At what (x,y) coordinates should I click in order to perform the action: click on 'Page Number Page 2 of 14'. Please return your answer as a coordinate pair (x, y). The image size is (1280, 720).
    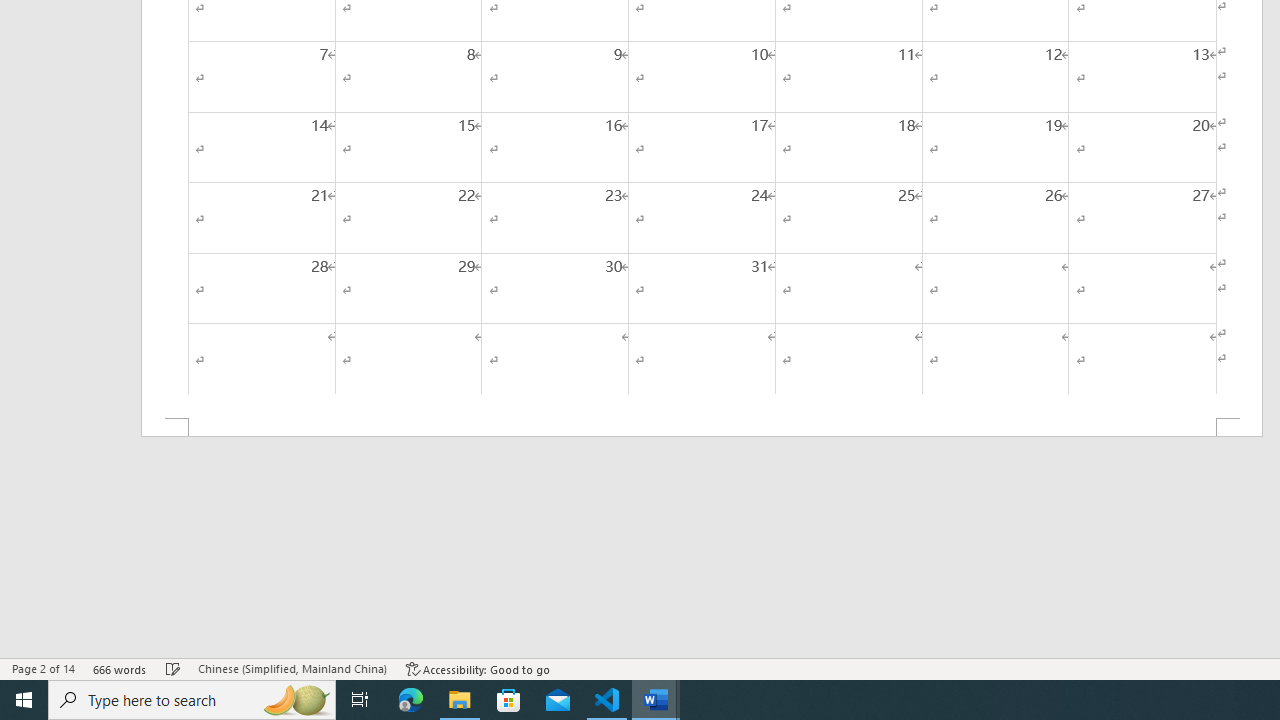
    Looking at the image, I should click on (43, 669).